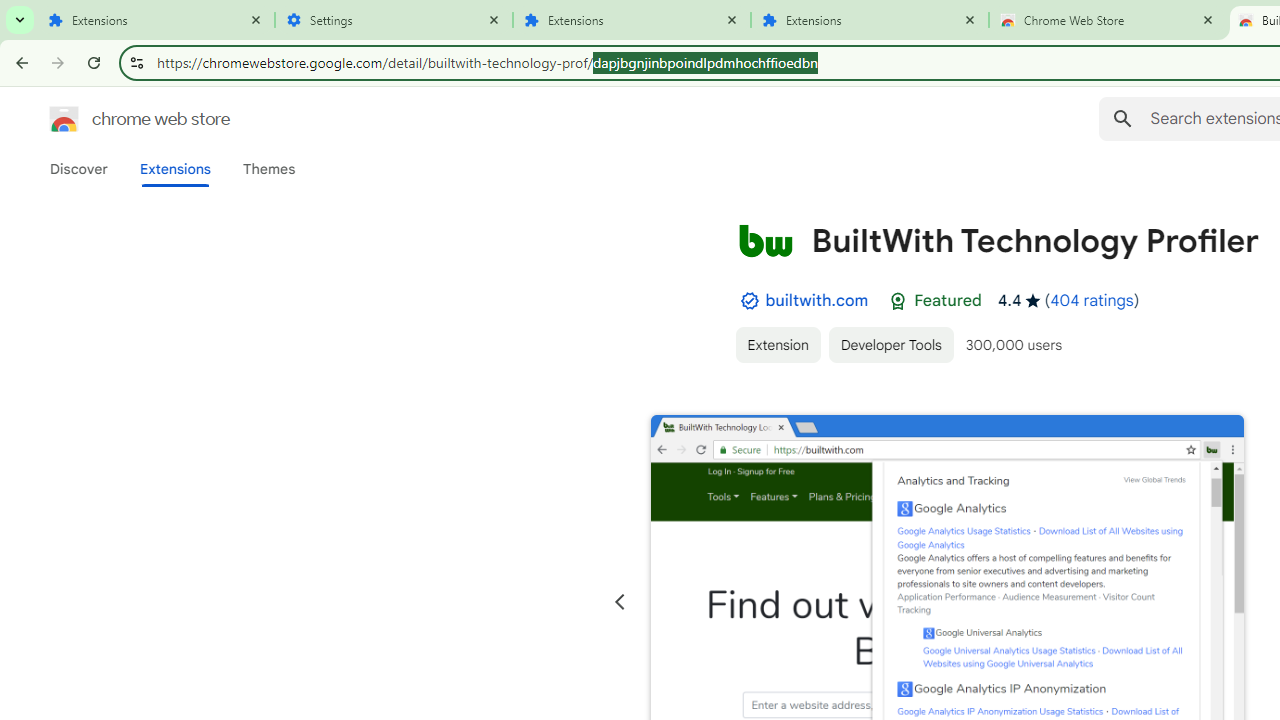 The image size is (1280, 720). Describe the element at coordinates (10, 11) in the screenshot. I see `'System'` at that location.